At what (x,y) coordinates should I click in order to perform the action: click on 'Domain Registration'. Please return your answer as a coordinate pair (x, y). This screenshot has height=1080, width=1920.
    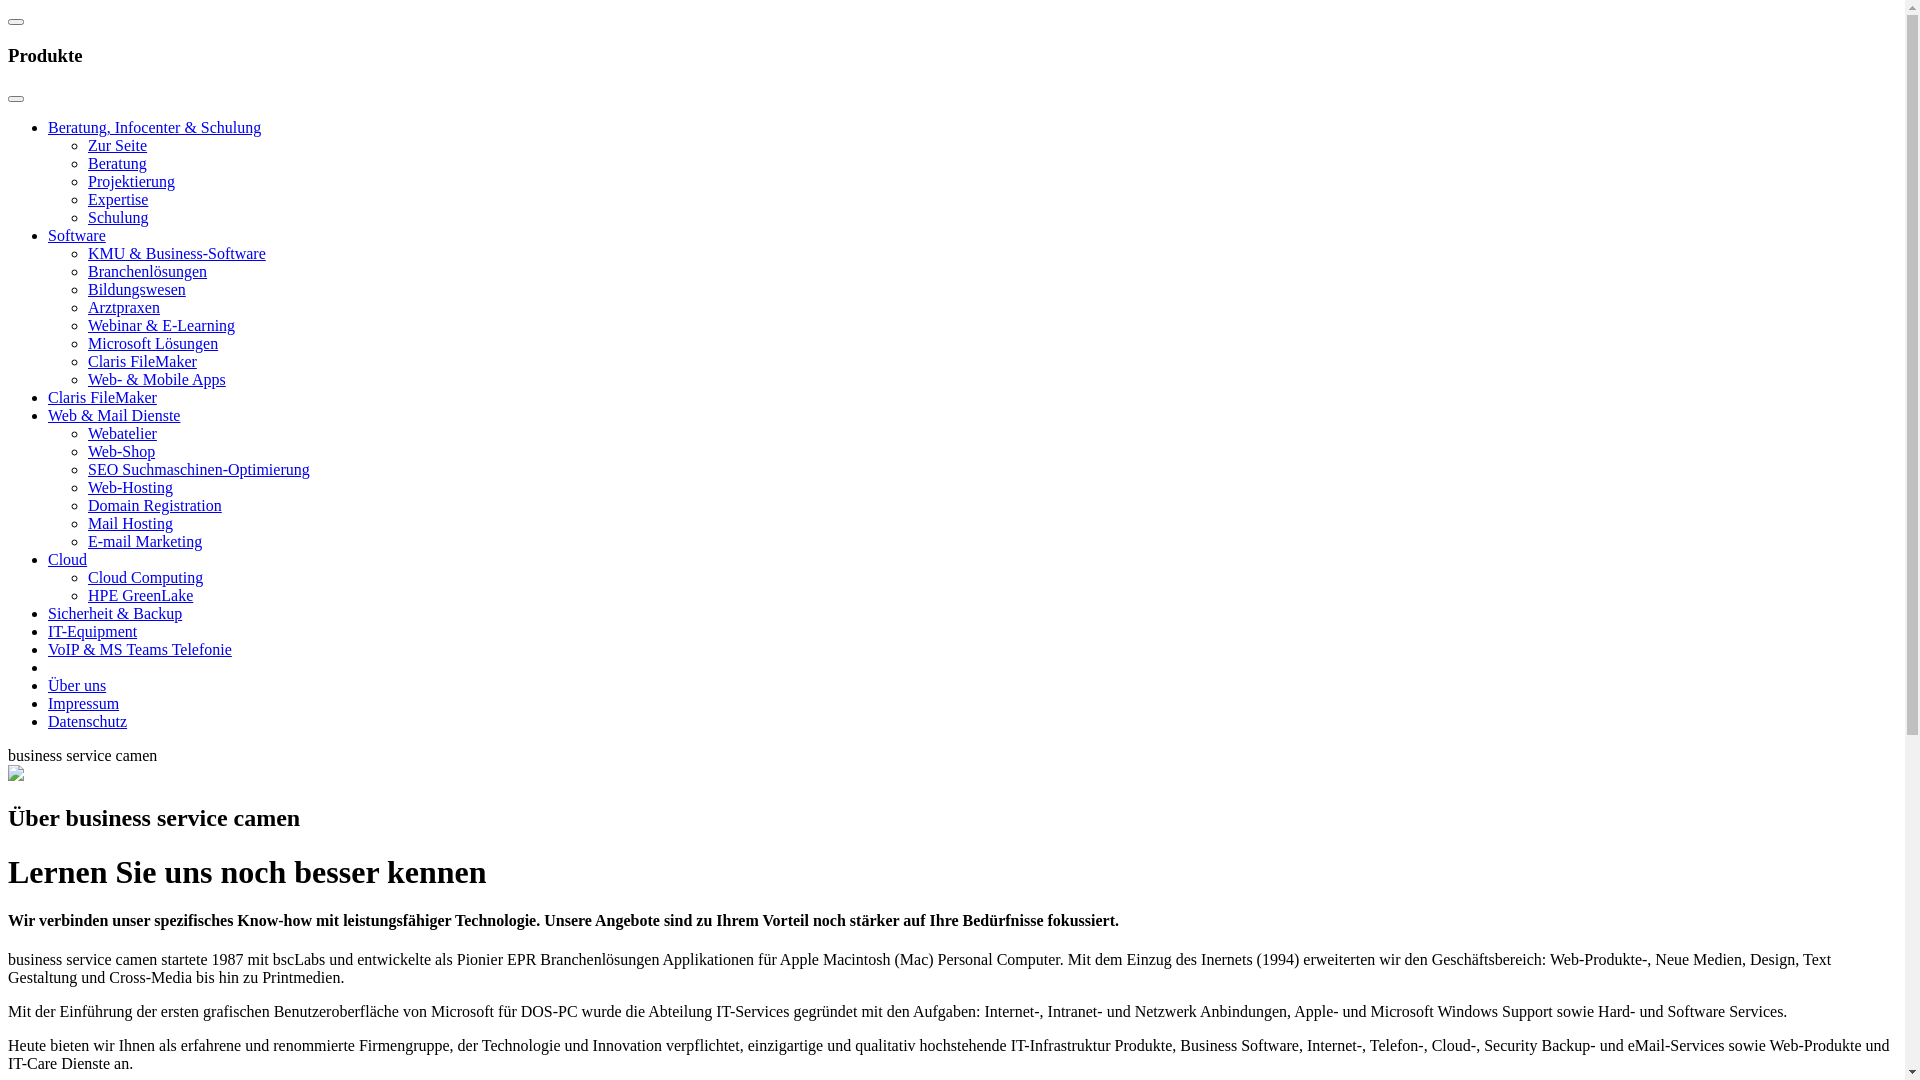
    Looking at the image, I should click on (153, 504).